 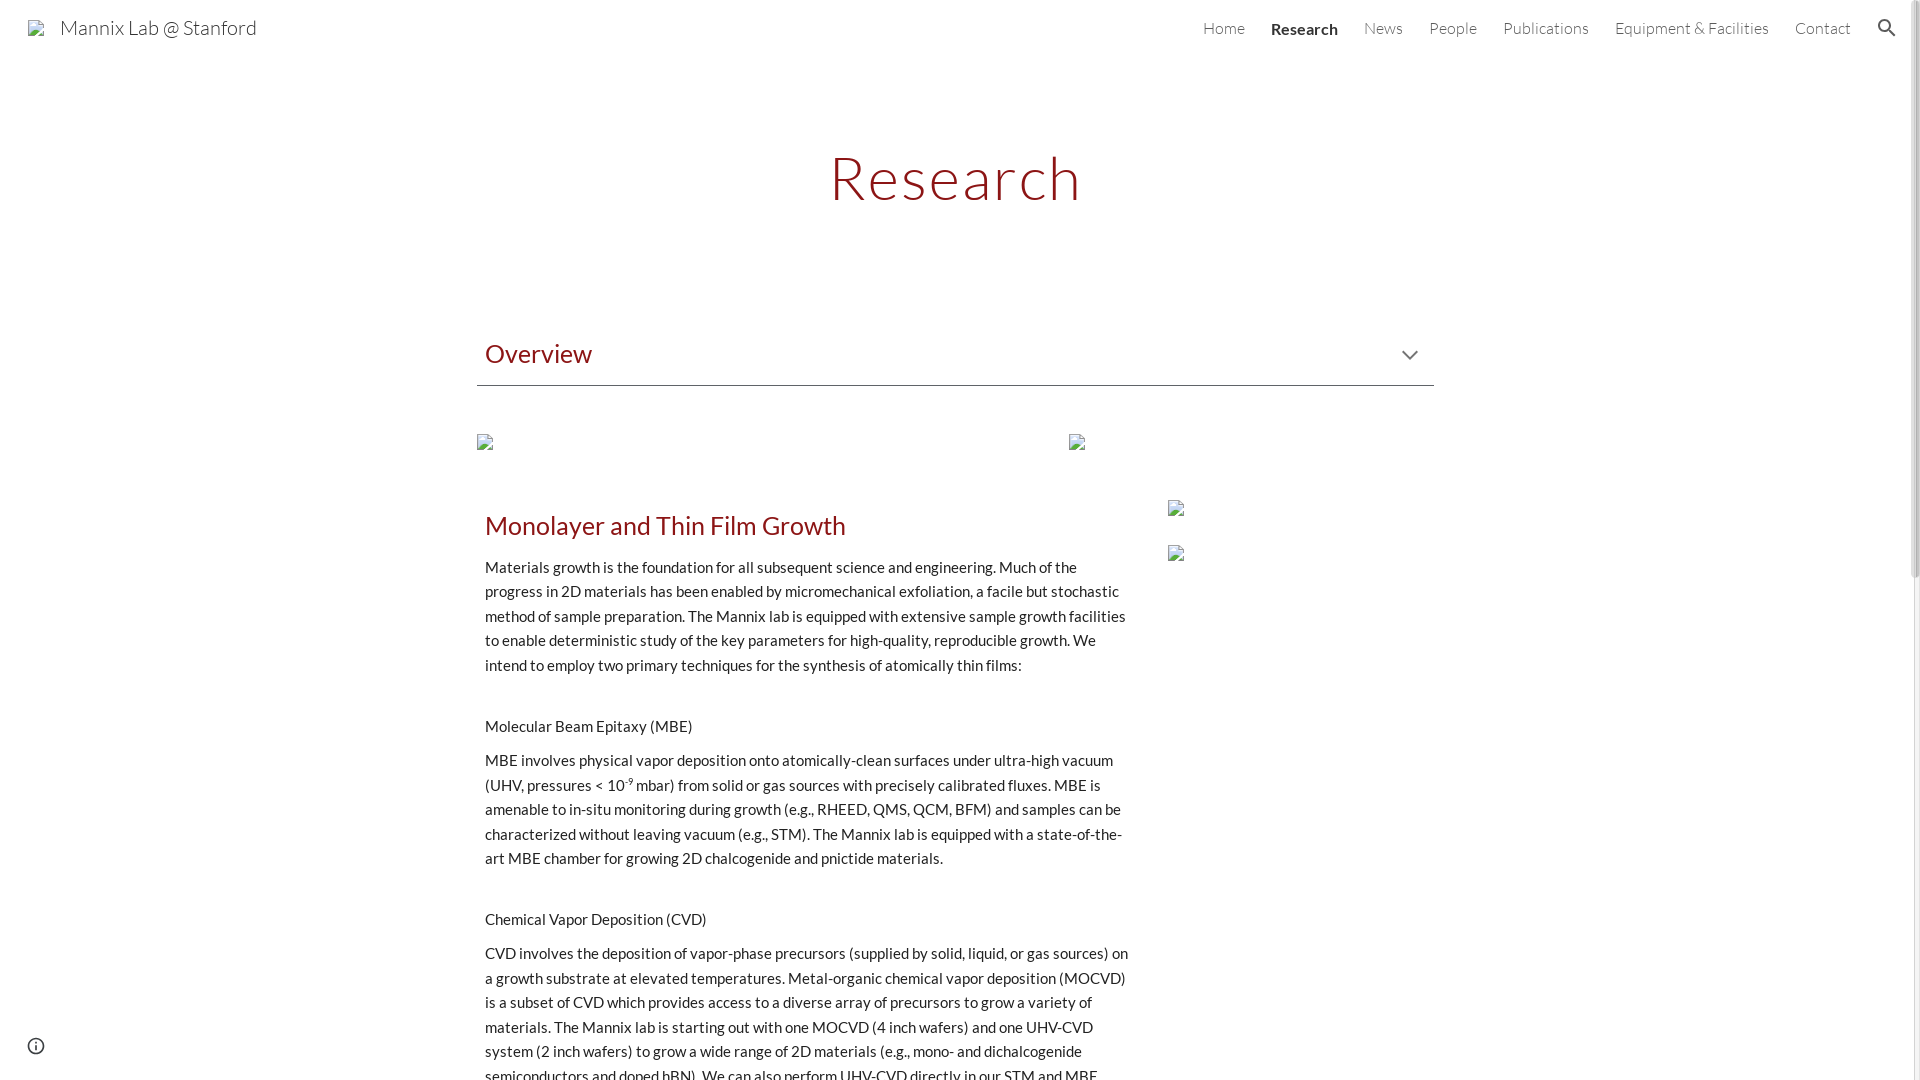 I want to click on 'News', so click(x=1382, y=27).